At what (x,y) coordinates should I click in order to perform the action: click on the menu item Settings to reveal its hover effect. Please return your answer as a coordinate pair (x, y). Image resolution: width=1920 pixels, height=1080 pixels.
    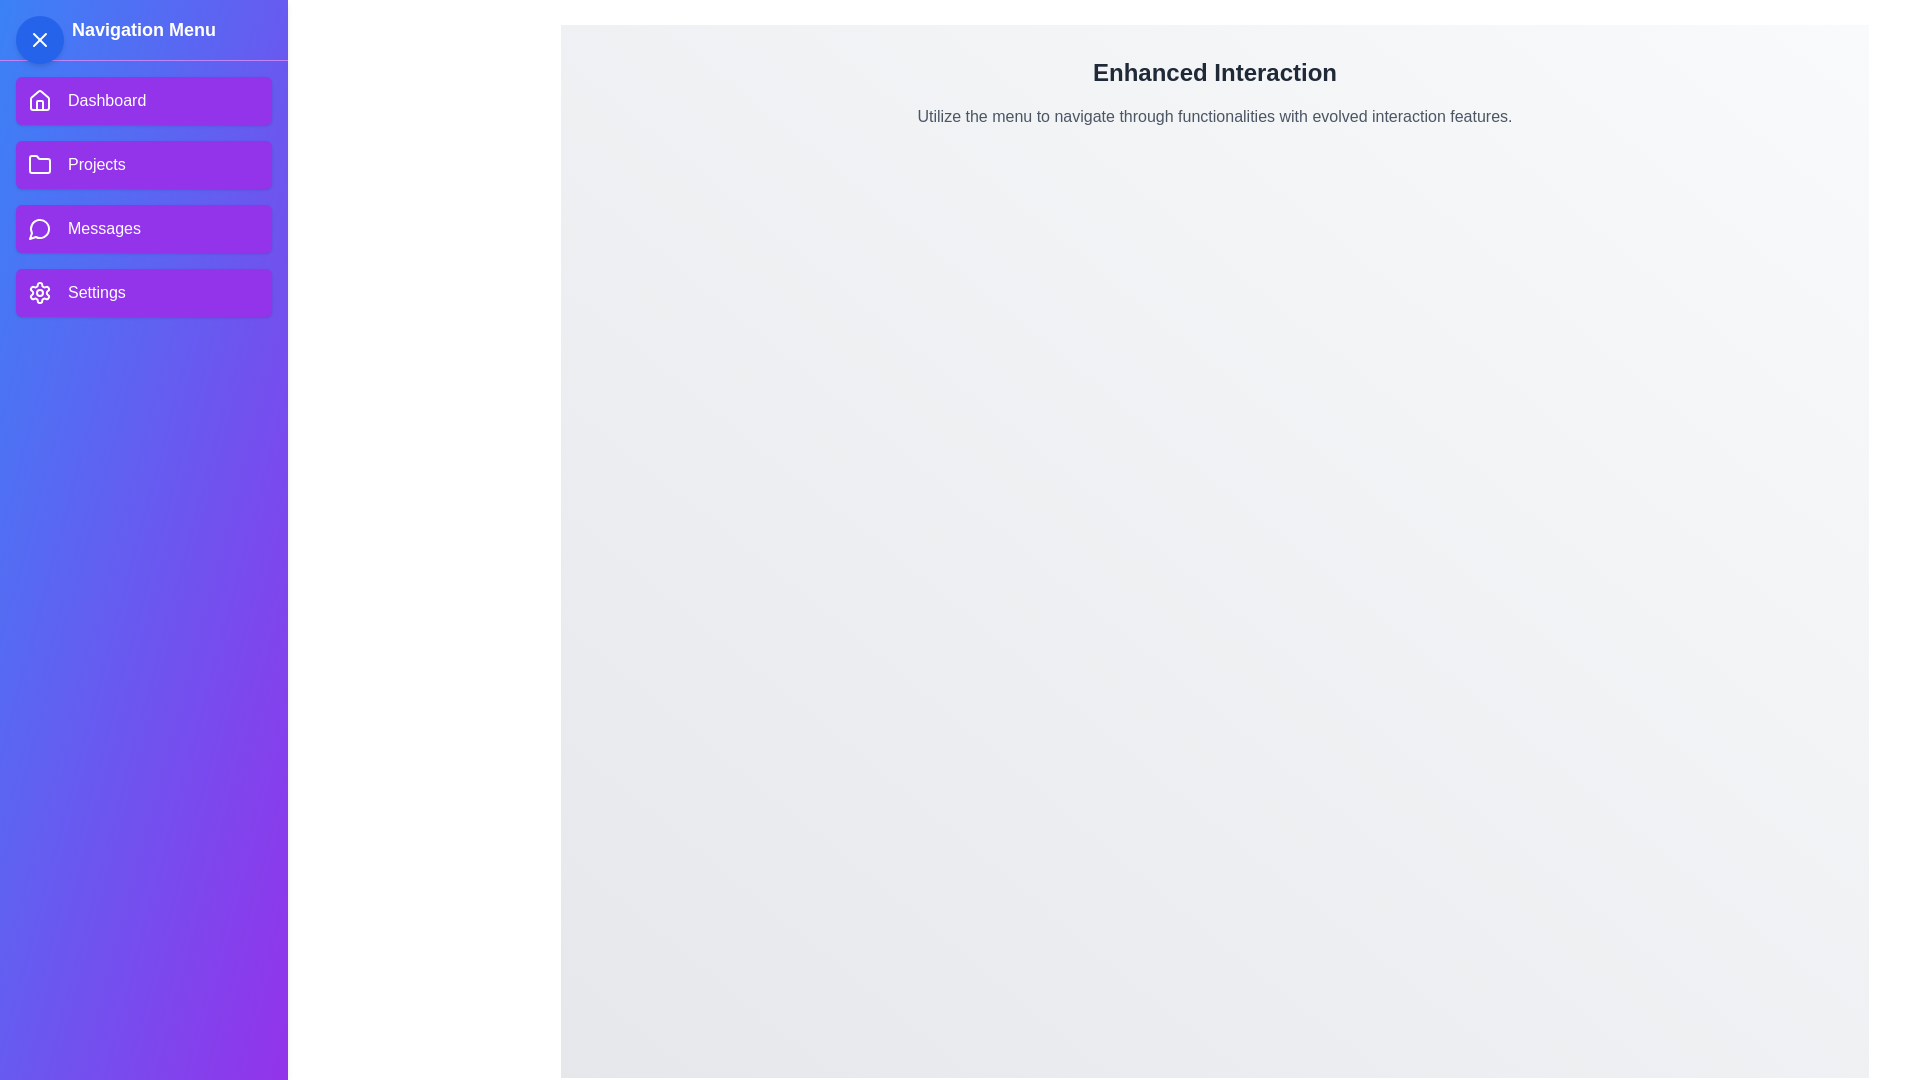
    Looking at the image, I should click on (143, 293).